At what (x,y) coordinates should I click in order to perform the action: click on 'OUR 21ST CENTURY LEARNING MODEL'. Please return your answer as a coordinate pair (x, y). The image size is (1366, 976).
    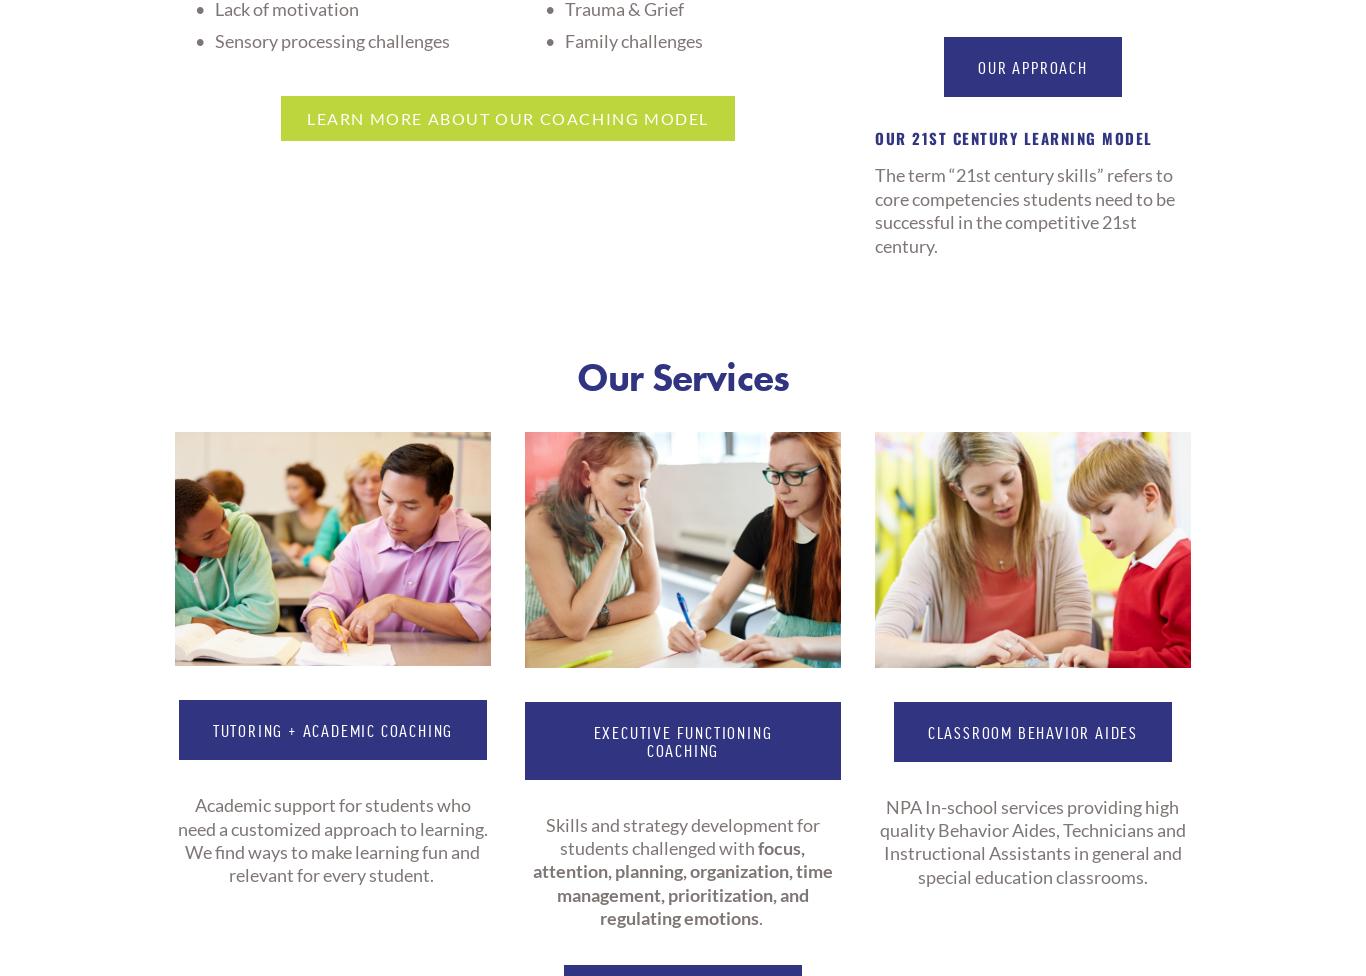
    Looking at the image, I should click on (1016, 137).